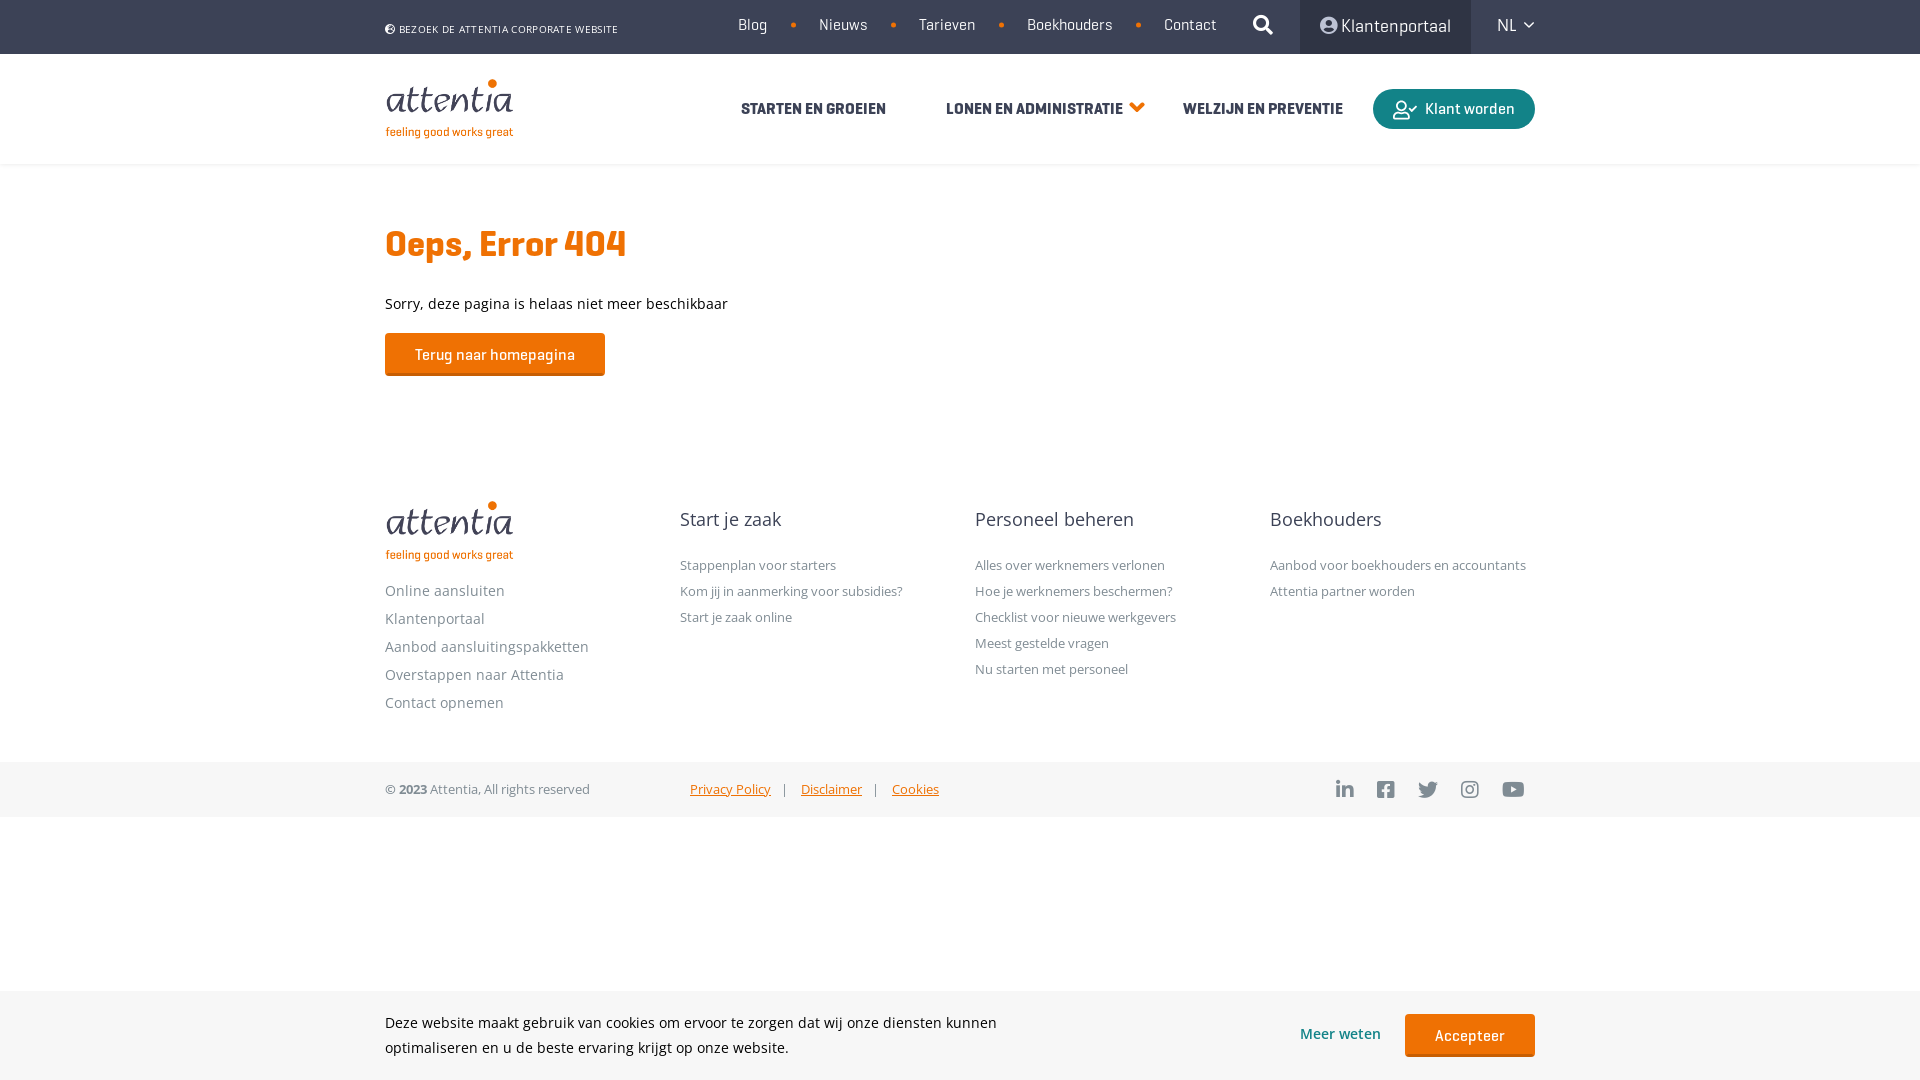  What do you see at coordinates (812, 589) in the screenshot?
I see `'Kom jij in aanmerking voor subsidies?'` at bounding box center [812, 589].